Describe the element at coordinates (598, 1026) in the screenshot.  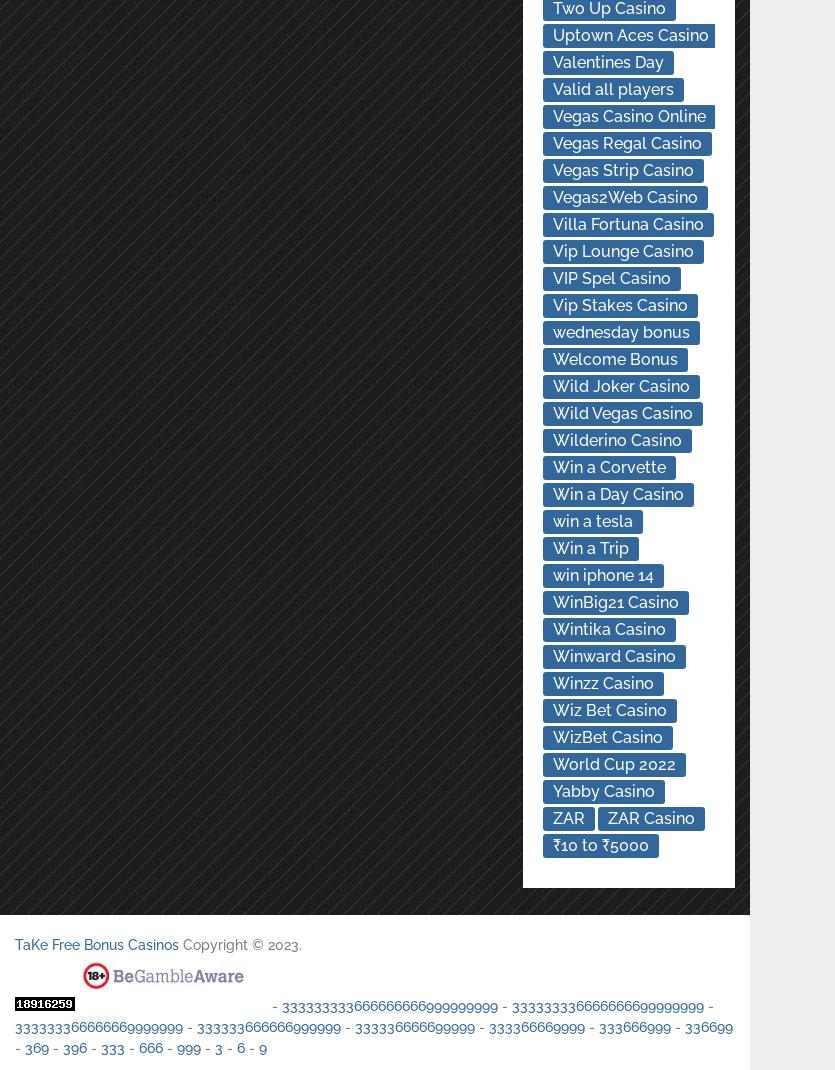
I see `'333666999'` at that location.